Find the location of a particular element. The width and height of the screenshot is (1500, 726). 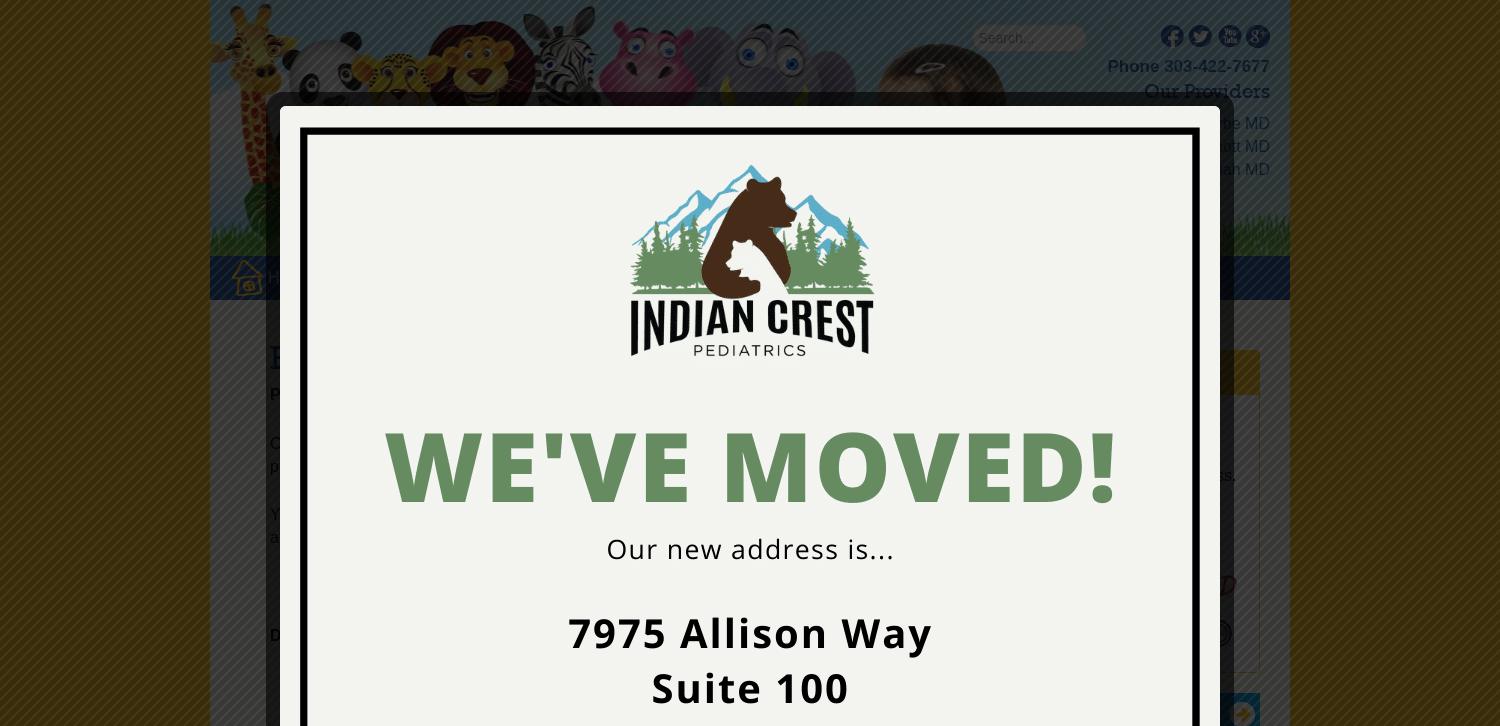

'BLOG' is located at coordinates (800, 276).